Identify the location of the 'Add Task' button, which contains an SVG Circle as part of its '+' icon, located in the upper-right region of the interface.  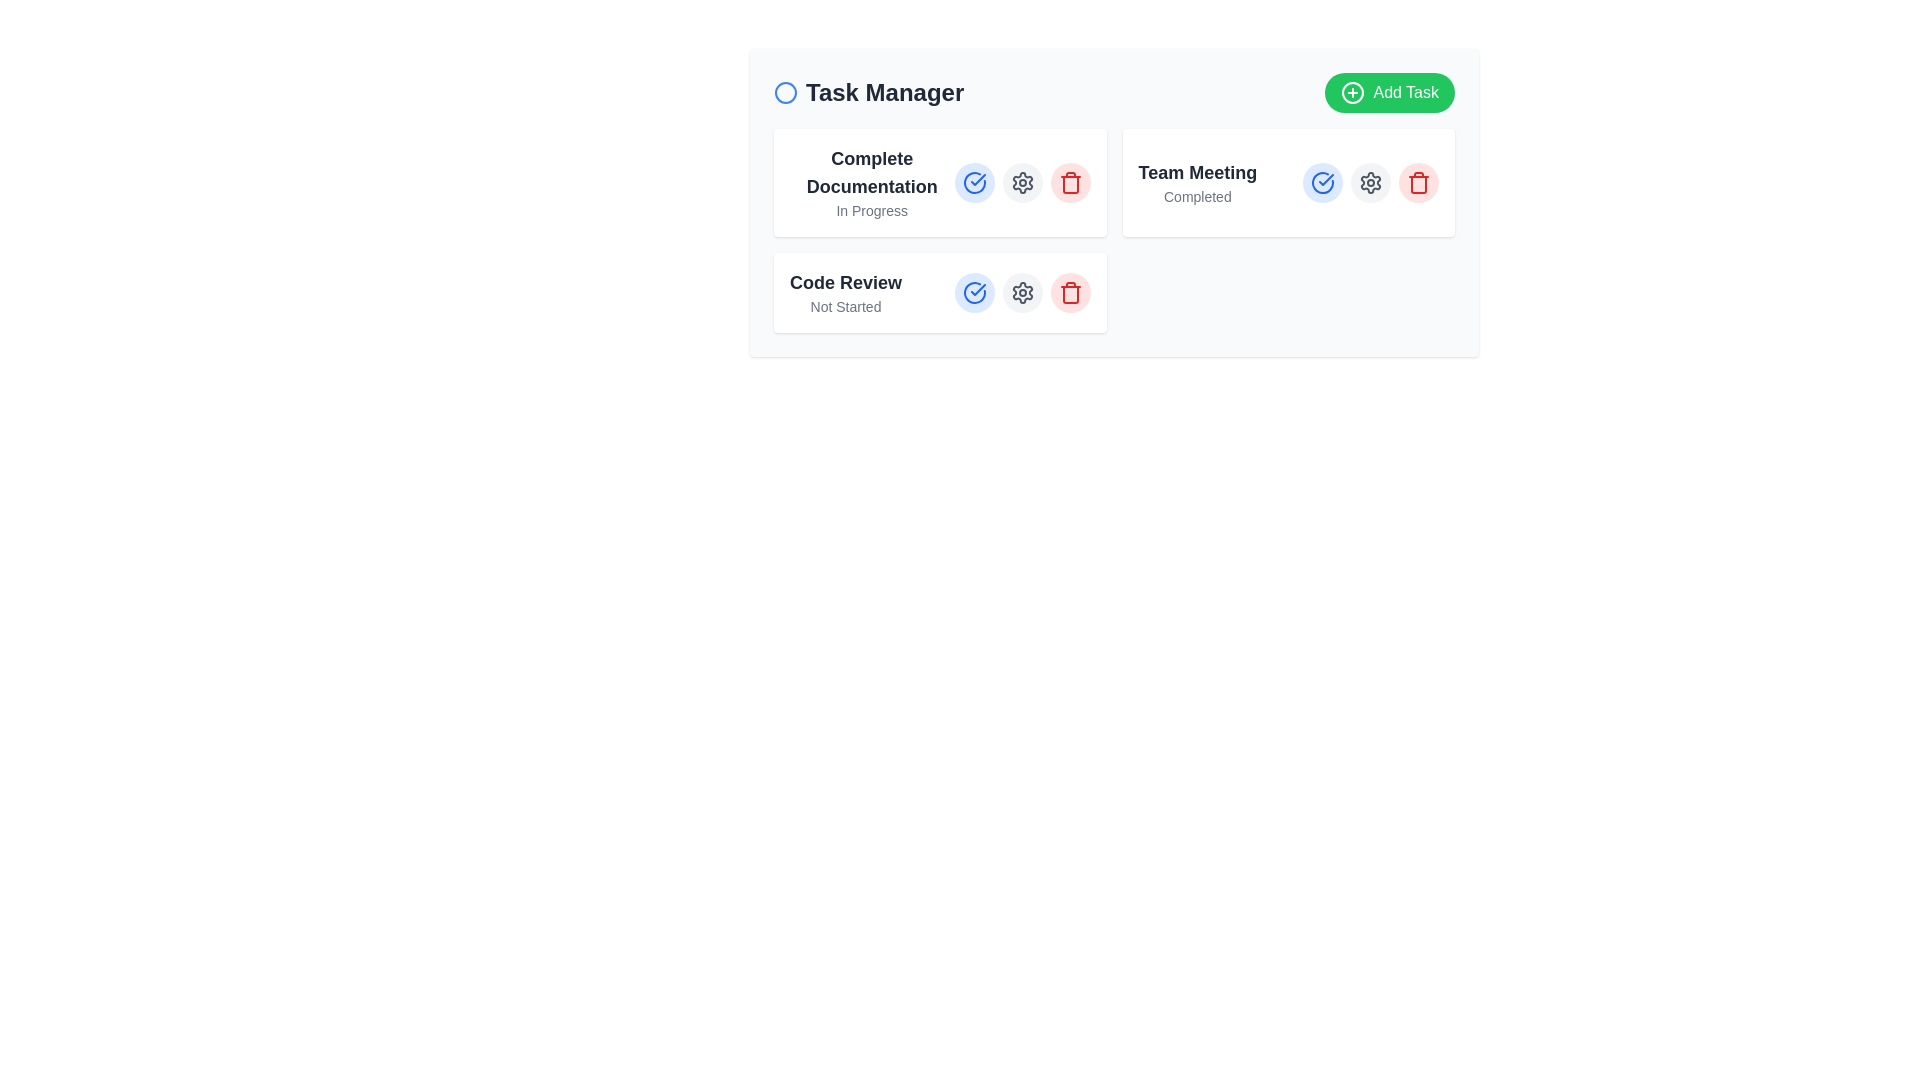
(1353, 92).